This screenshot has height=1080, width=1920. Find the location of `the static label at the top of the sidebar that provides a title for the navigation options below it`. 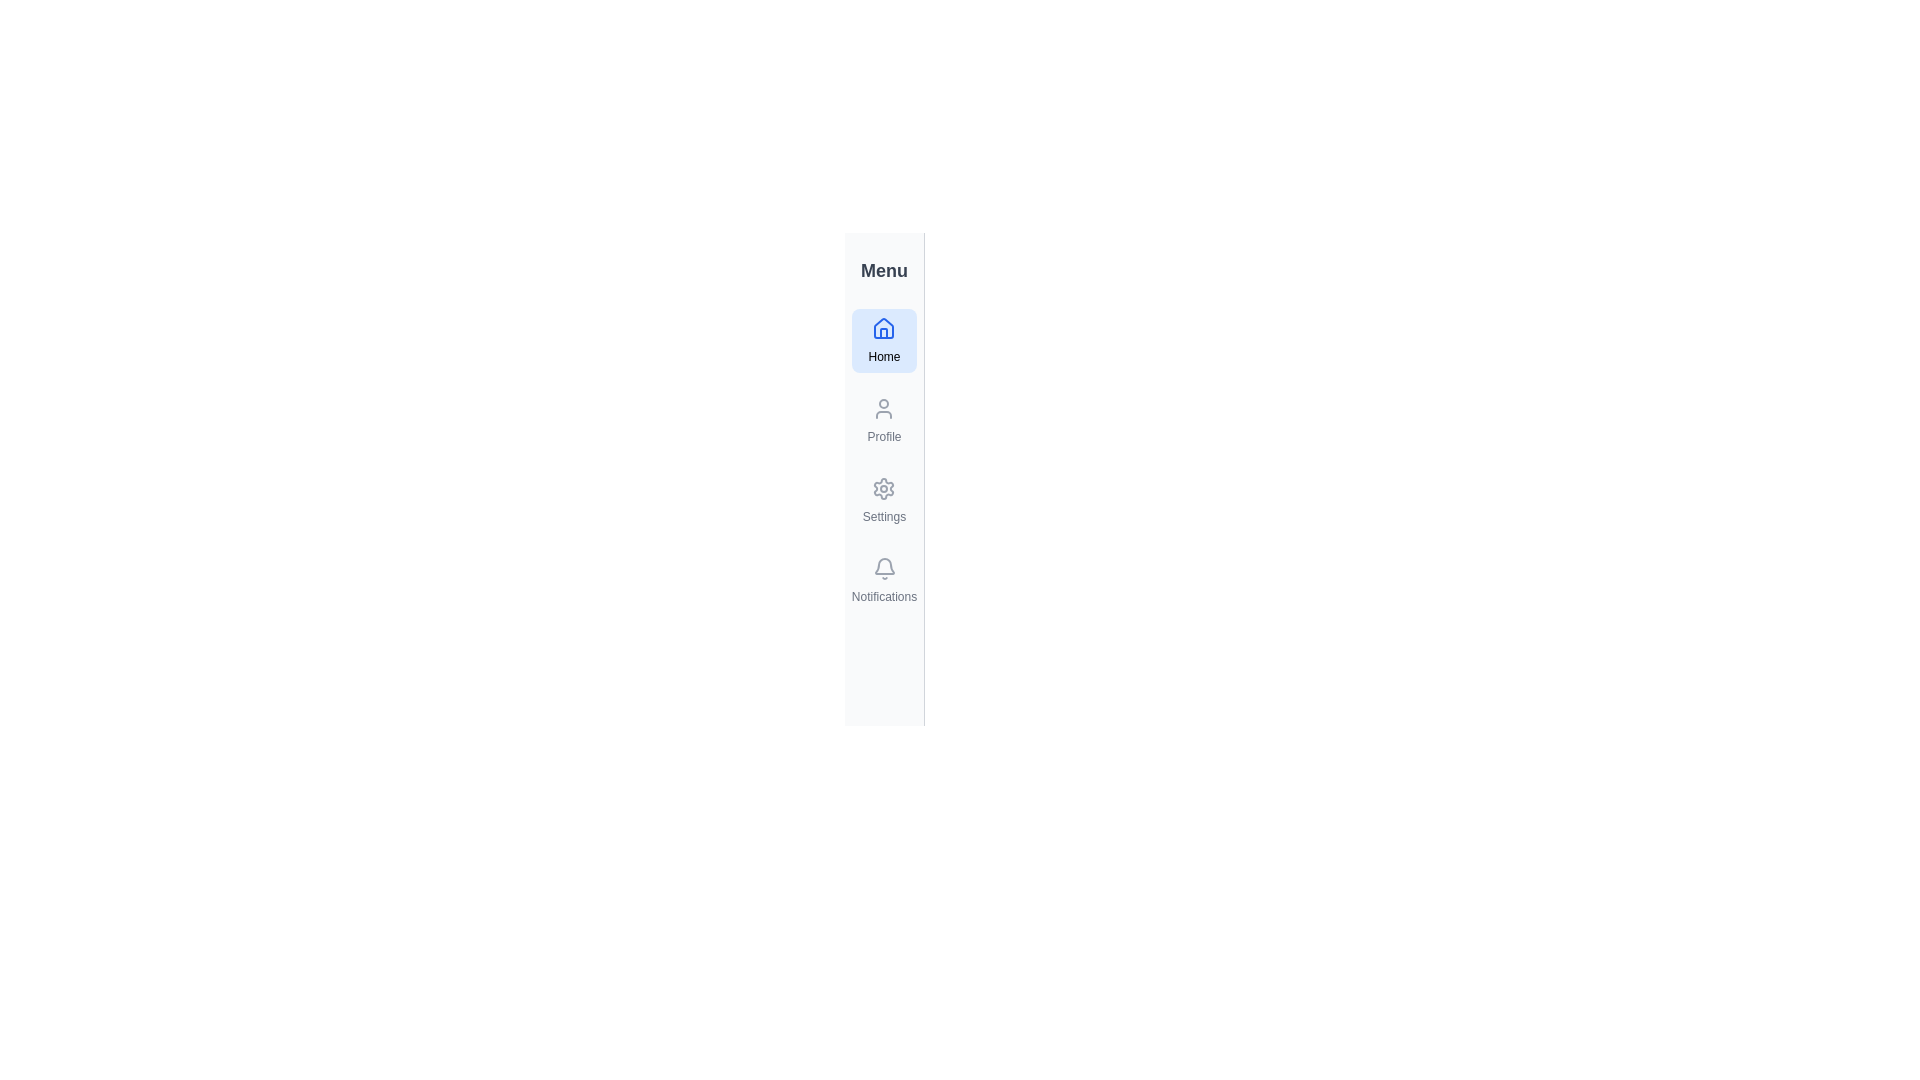

the static label at the top of the sidebar that provides a title for the navigation options below it is located at coordinates (883, 270).